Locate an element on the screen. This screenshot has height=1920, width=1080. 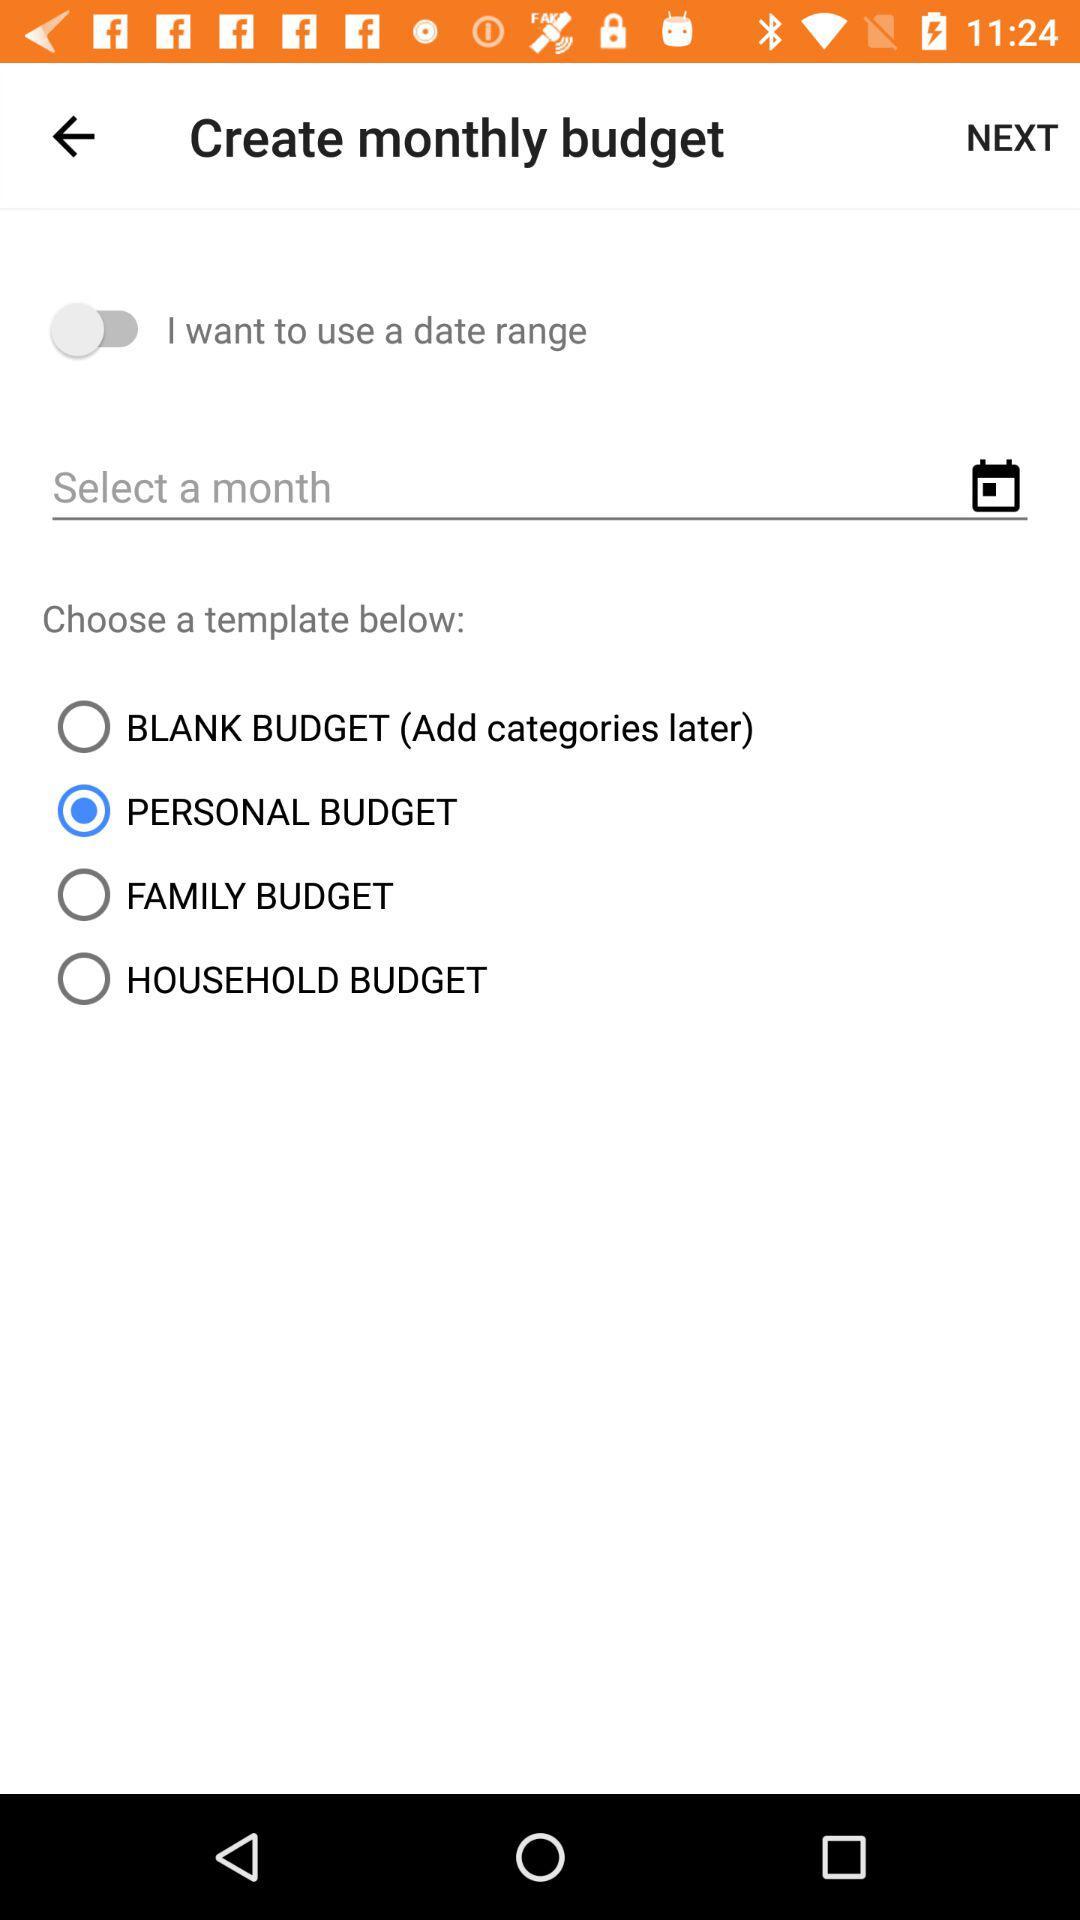
item to the left of i want to is located at coordinates (104, 329).